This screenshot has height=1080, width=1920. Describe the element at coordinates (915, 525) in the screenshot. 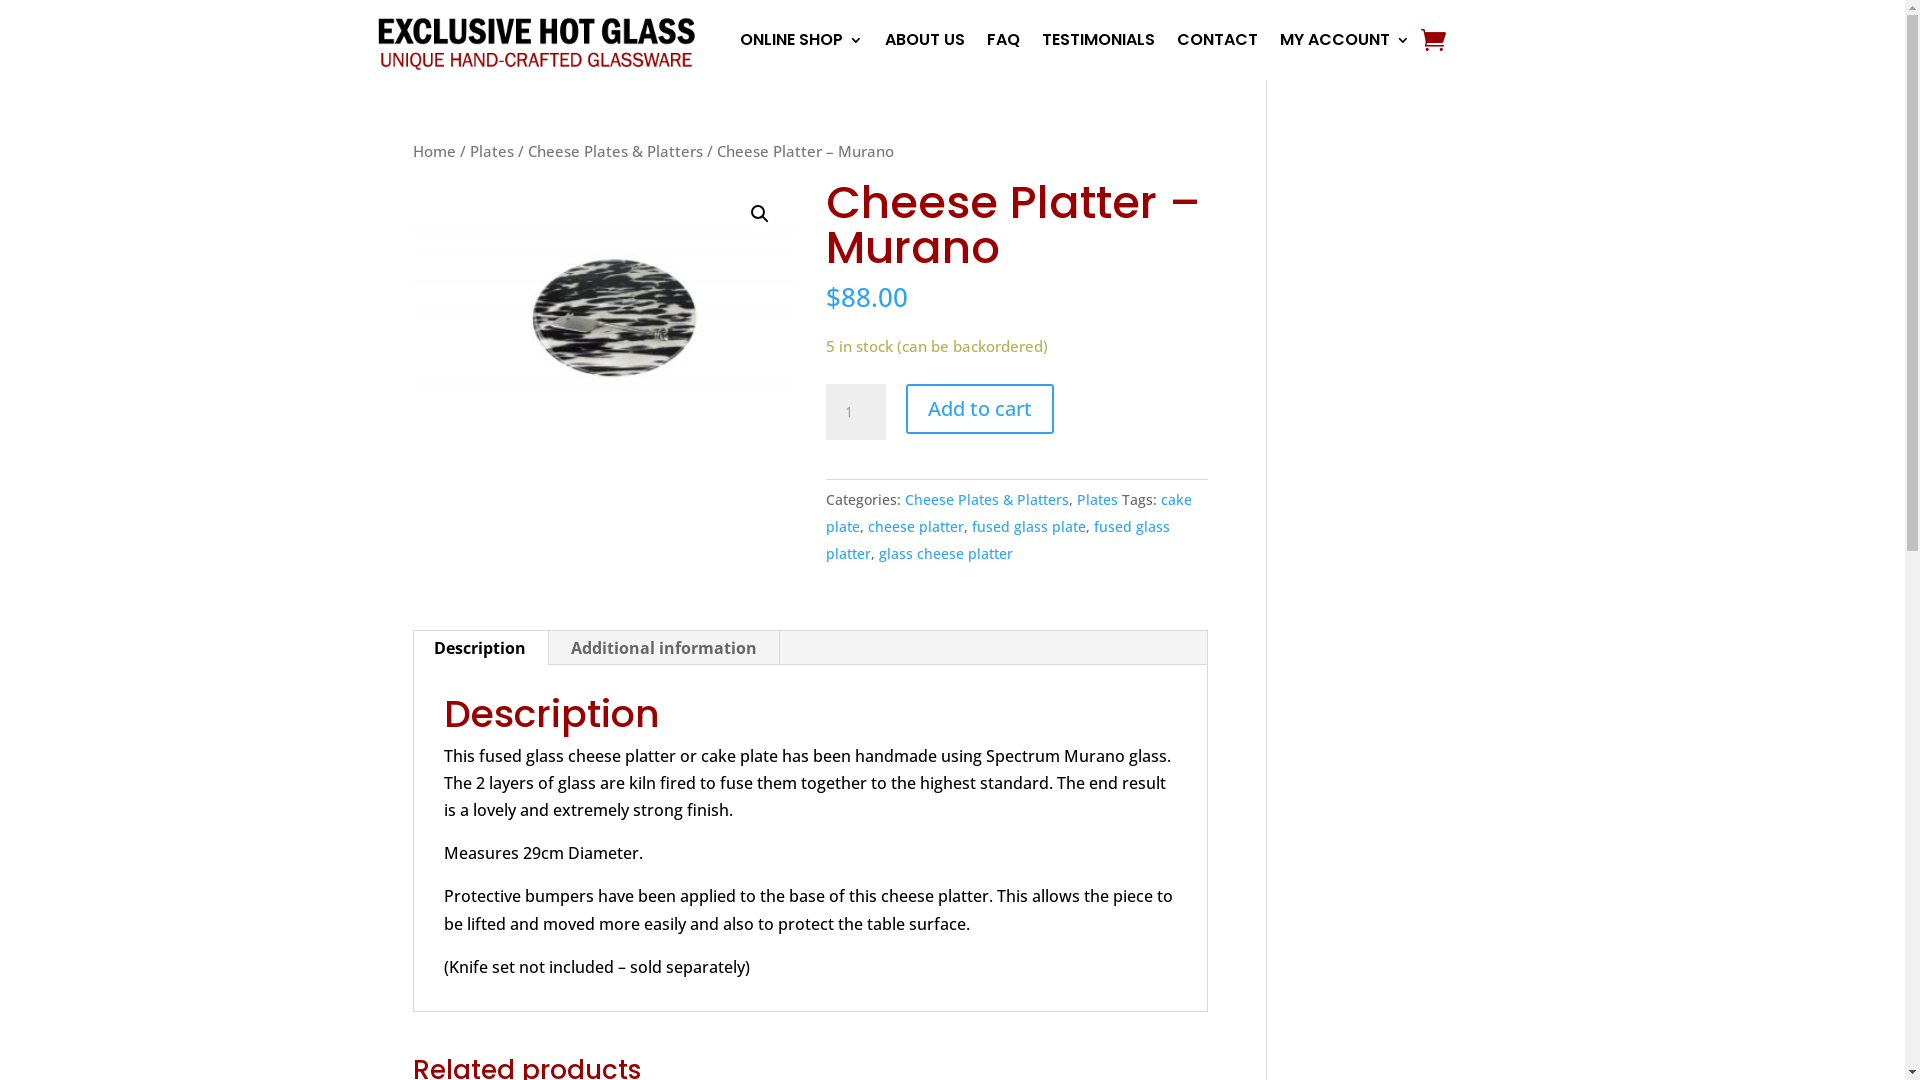

I see `'cheese platter'` at that location.